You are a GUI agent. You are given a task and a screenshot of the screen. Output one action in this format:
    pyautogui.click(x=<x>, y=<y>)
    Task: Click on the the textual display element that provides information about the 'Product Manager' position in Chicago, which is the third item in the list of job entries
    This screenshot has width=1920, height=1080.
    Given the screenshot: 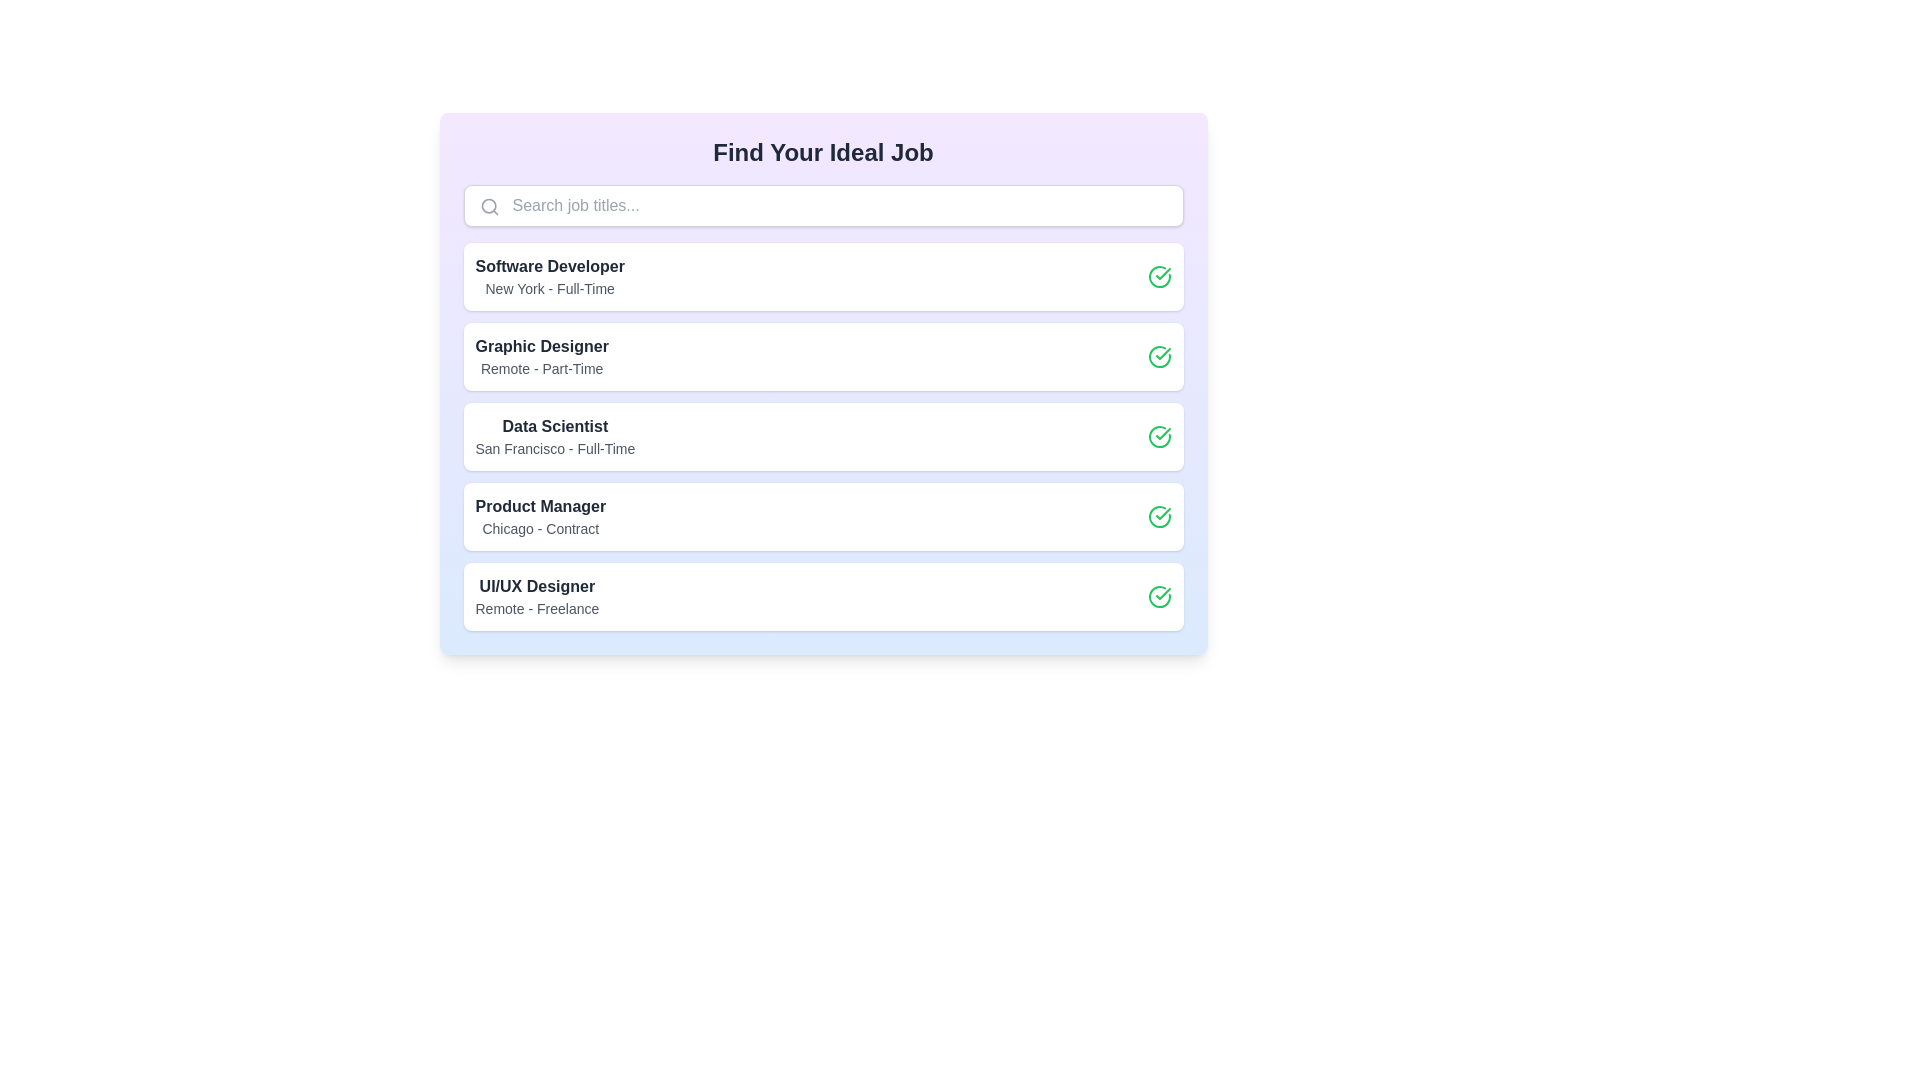 What is the action you would take?
    pyautogui.click(x=540, y=515)
    